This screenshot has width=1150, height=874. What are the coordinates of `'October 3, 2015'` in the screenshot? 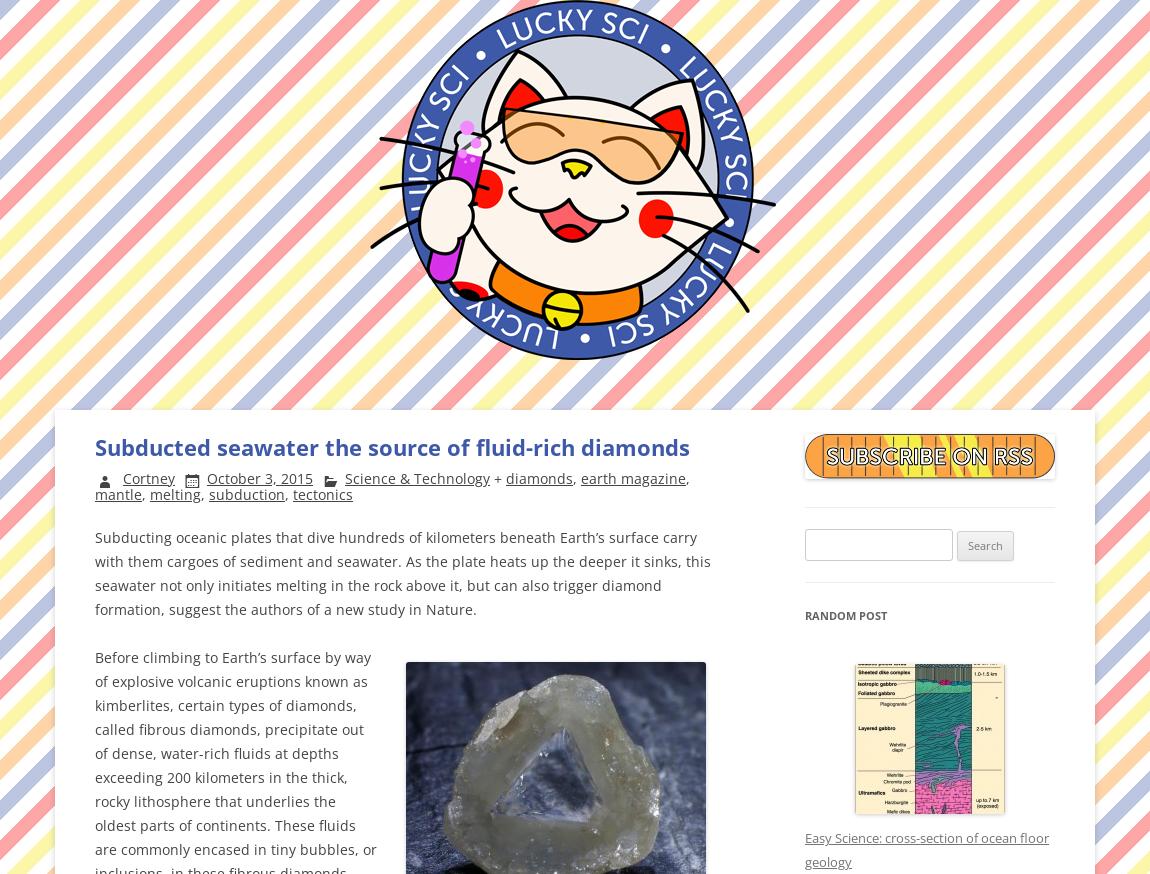 It's located at (259, 476).